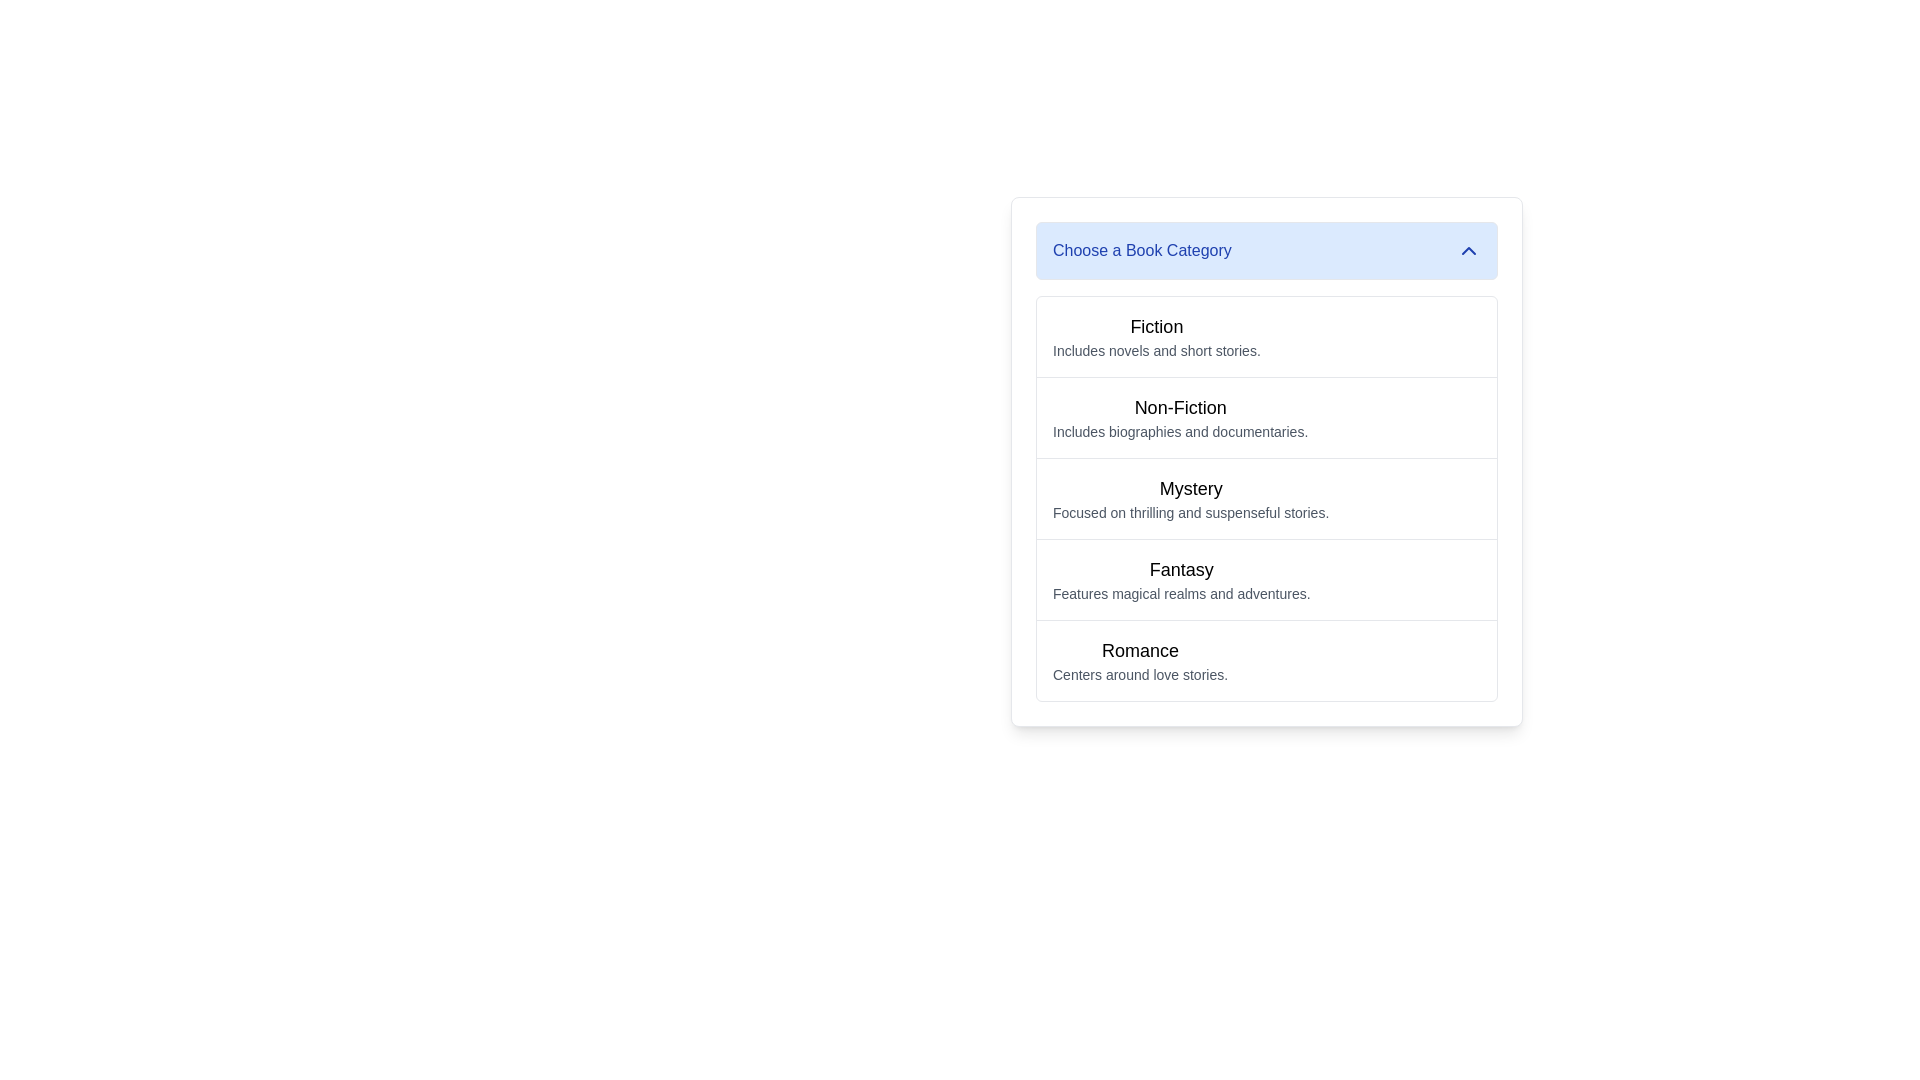 The width and height of the screenshot is (1920, 1080). What do you see at coordinates (1266, 335) in the screenshot?
I see `the first list item for the category 'Fiction'` at bounding box center [1266, 335].